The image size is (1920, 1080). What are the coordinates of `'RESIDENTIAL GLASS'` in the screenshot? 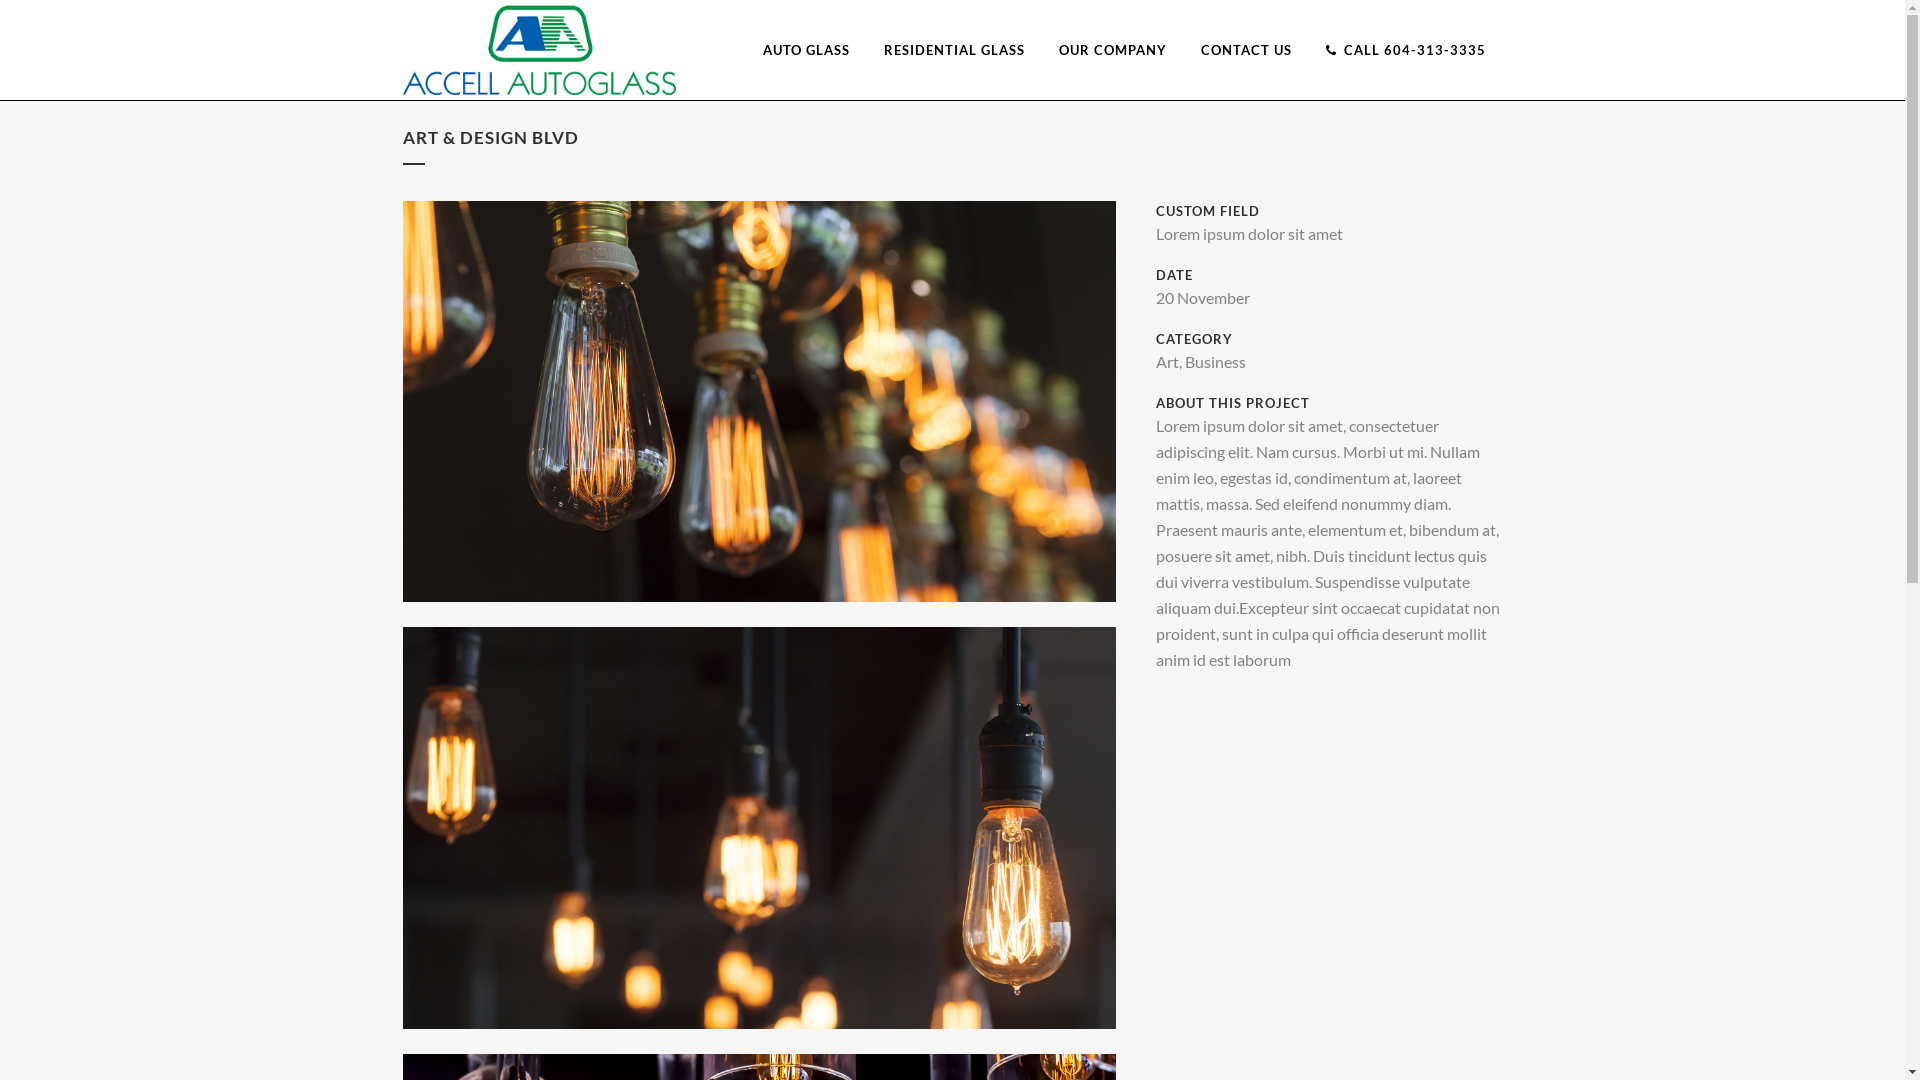 It's located at (952, 49).